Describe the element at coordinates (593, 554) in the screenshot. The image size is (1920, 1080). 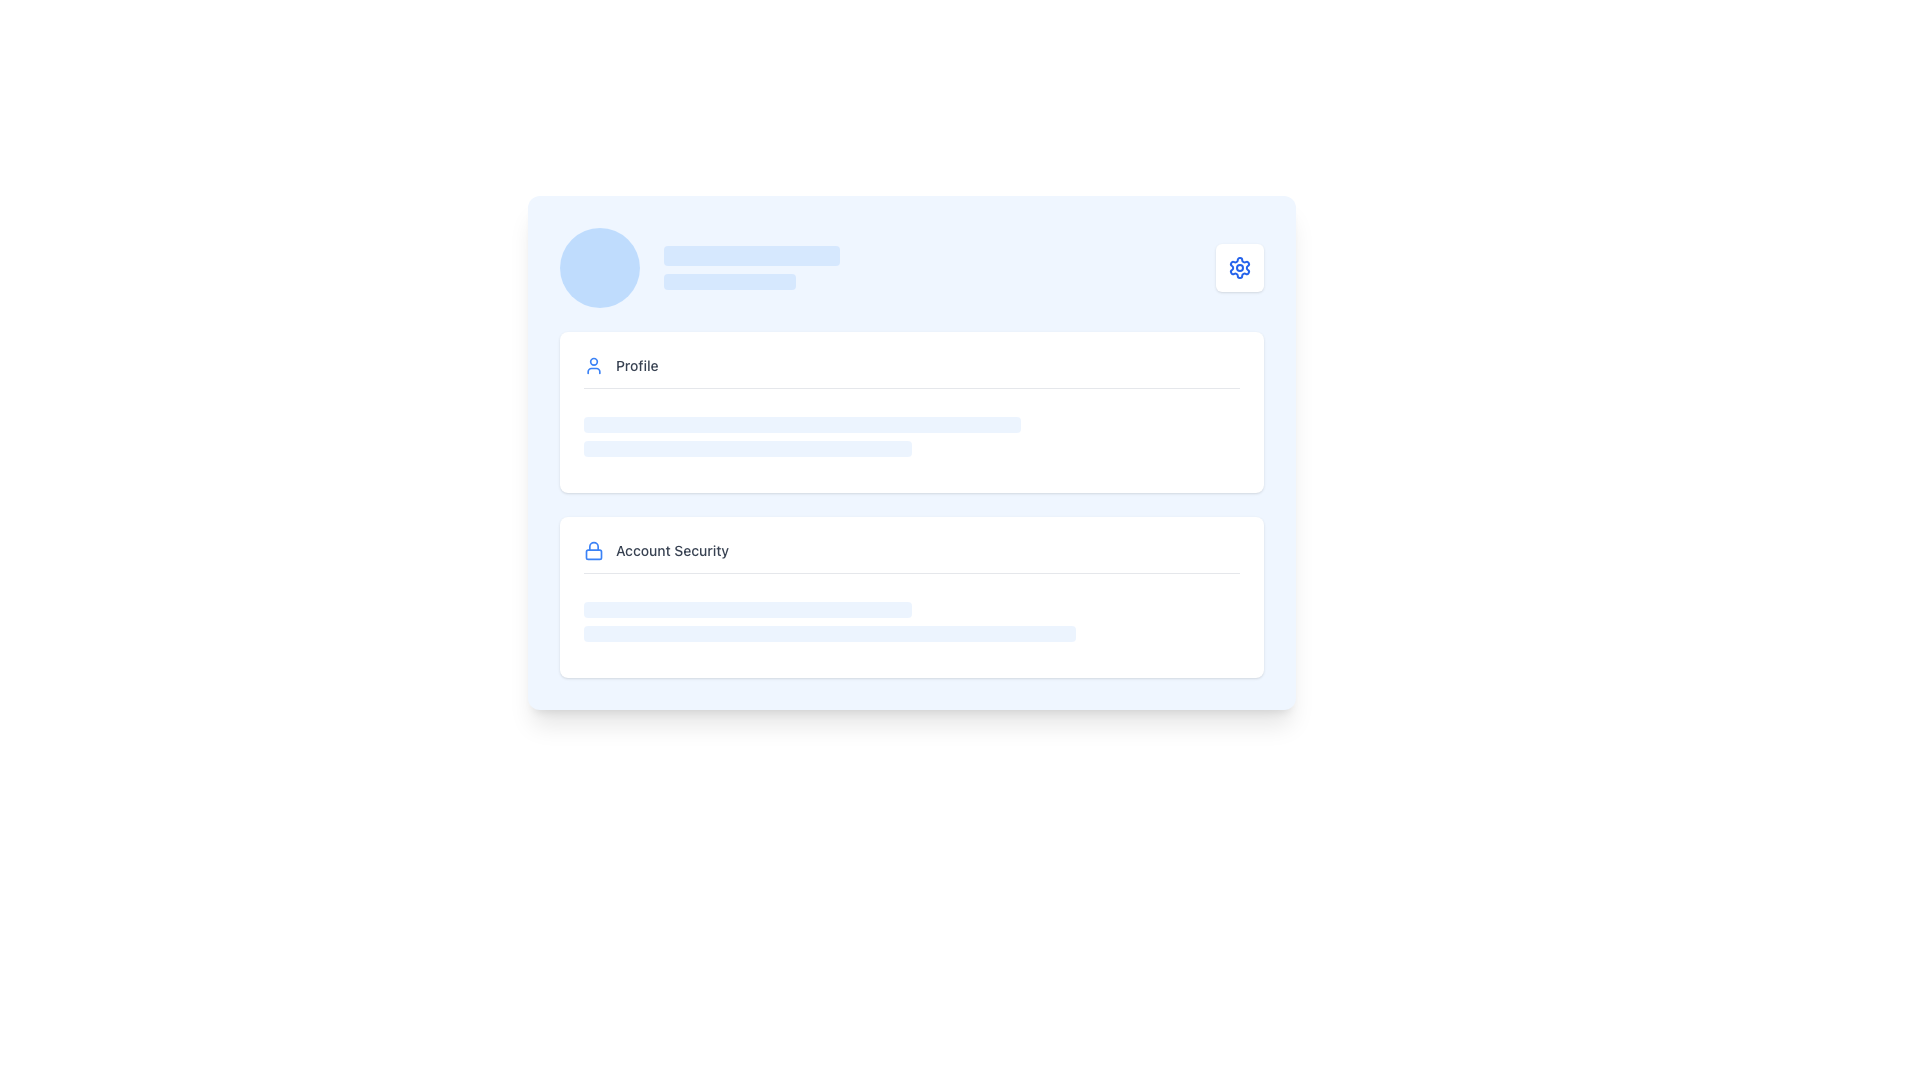
I see `the rectangular body of the lock icon located within the Account Security section` at that location.